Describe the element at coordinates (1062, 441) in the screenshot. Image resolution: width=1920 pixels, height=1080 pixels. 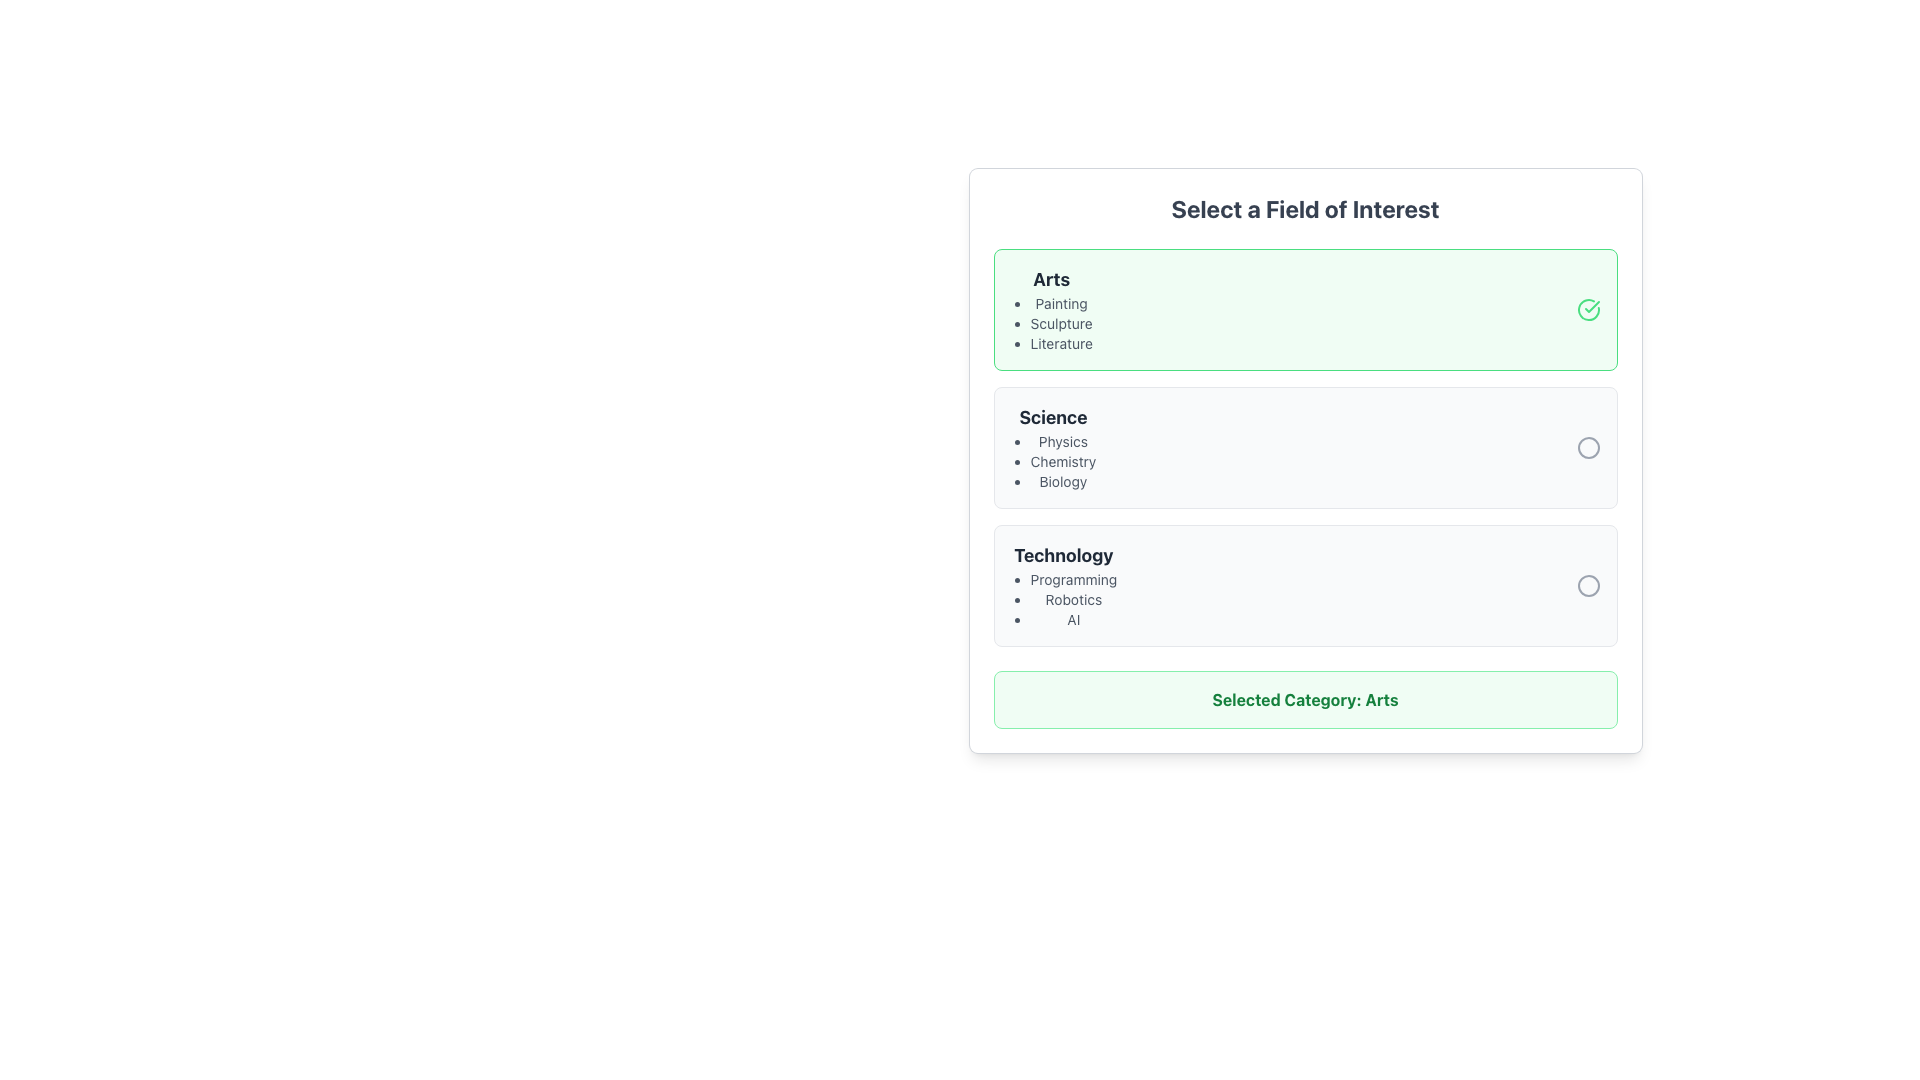
I see `the first bullet point labeled 'Physics' in the 'Science' section of the list` at that location.